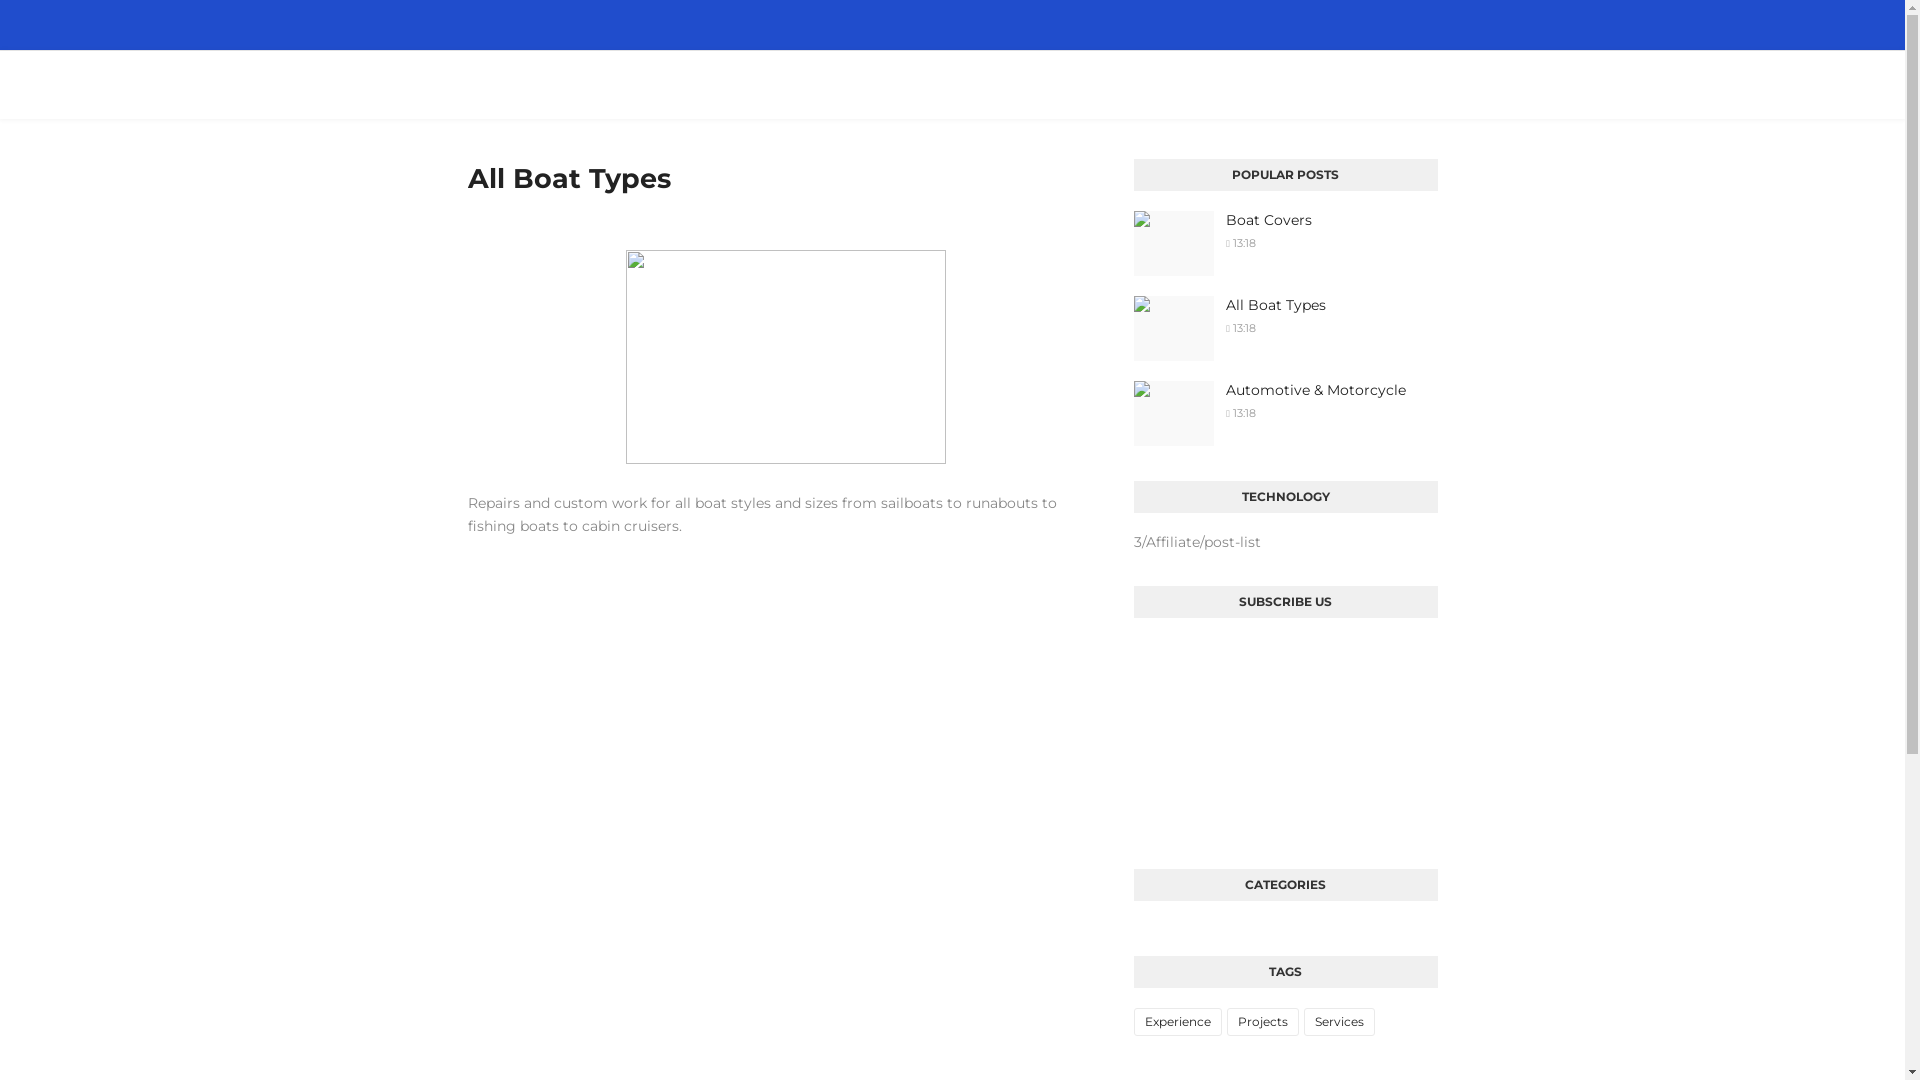 The height and width of the screenshot is (1080, 1920). What do you see at coordinates (1224, 390) in the screenshot?
I see `'Automotive & Motorcycle'` at bounding box center [1224, 390].